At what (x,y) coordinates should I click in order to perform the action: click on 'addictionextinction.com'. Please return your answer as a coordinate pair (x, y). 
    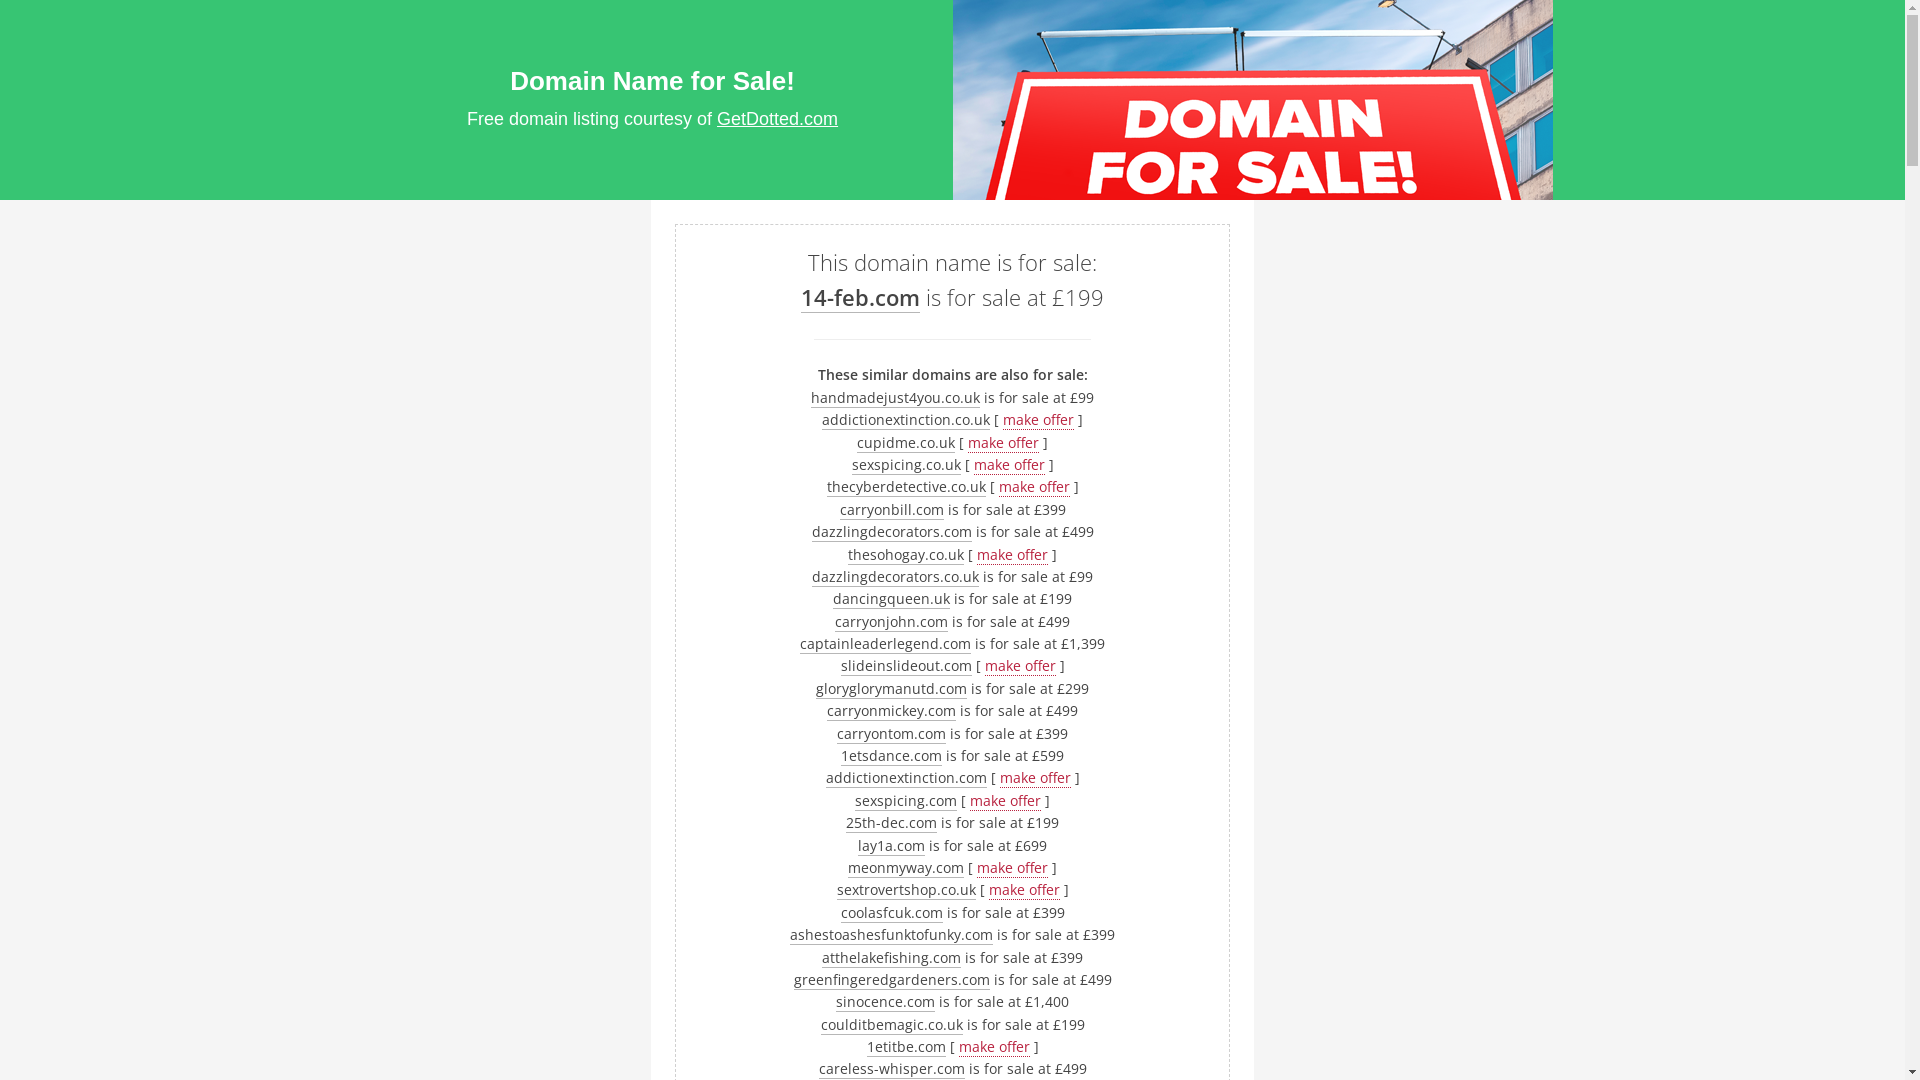
    Looking at the image, I should click on (905, 777).